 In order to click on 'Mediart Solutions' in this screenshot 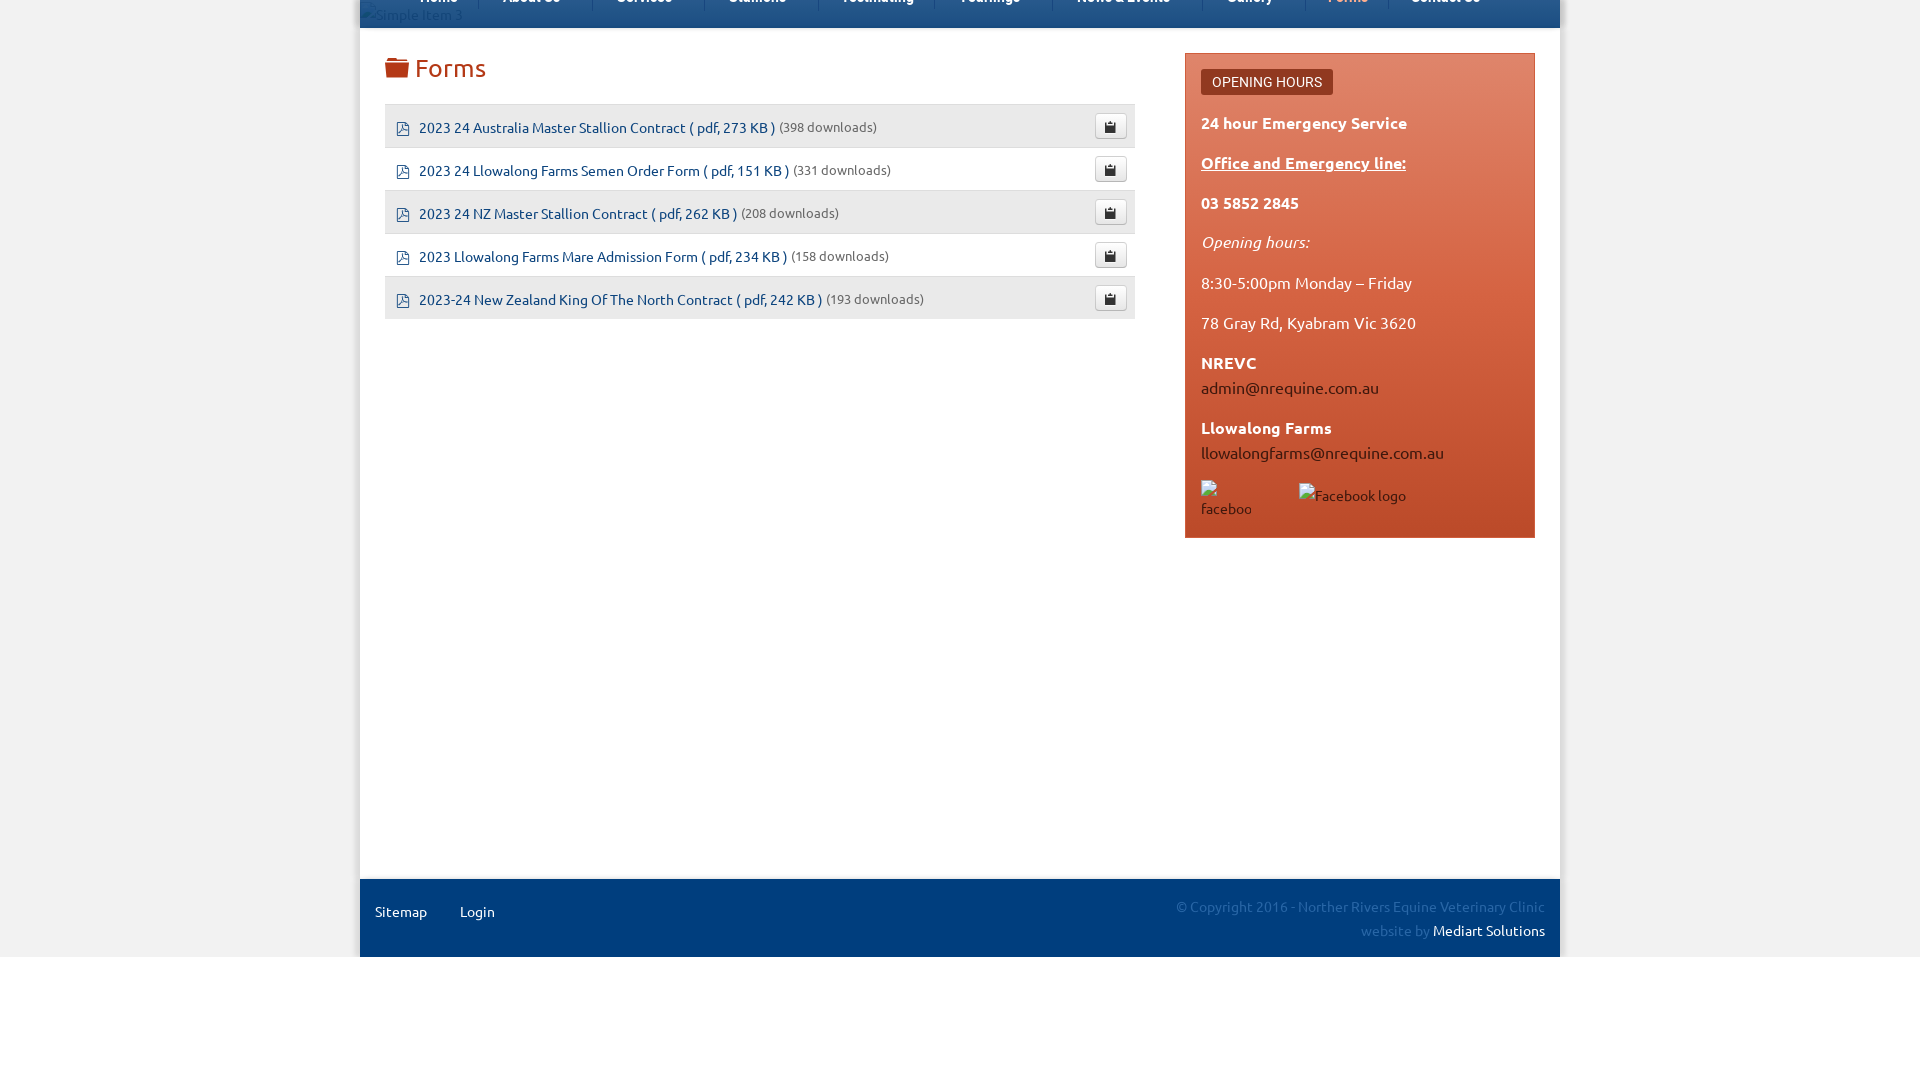, I will do `click(1487, 929)`.